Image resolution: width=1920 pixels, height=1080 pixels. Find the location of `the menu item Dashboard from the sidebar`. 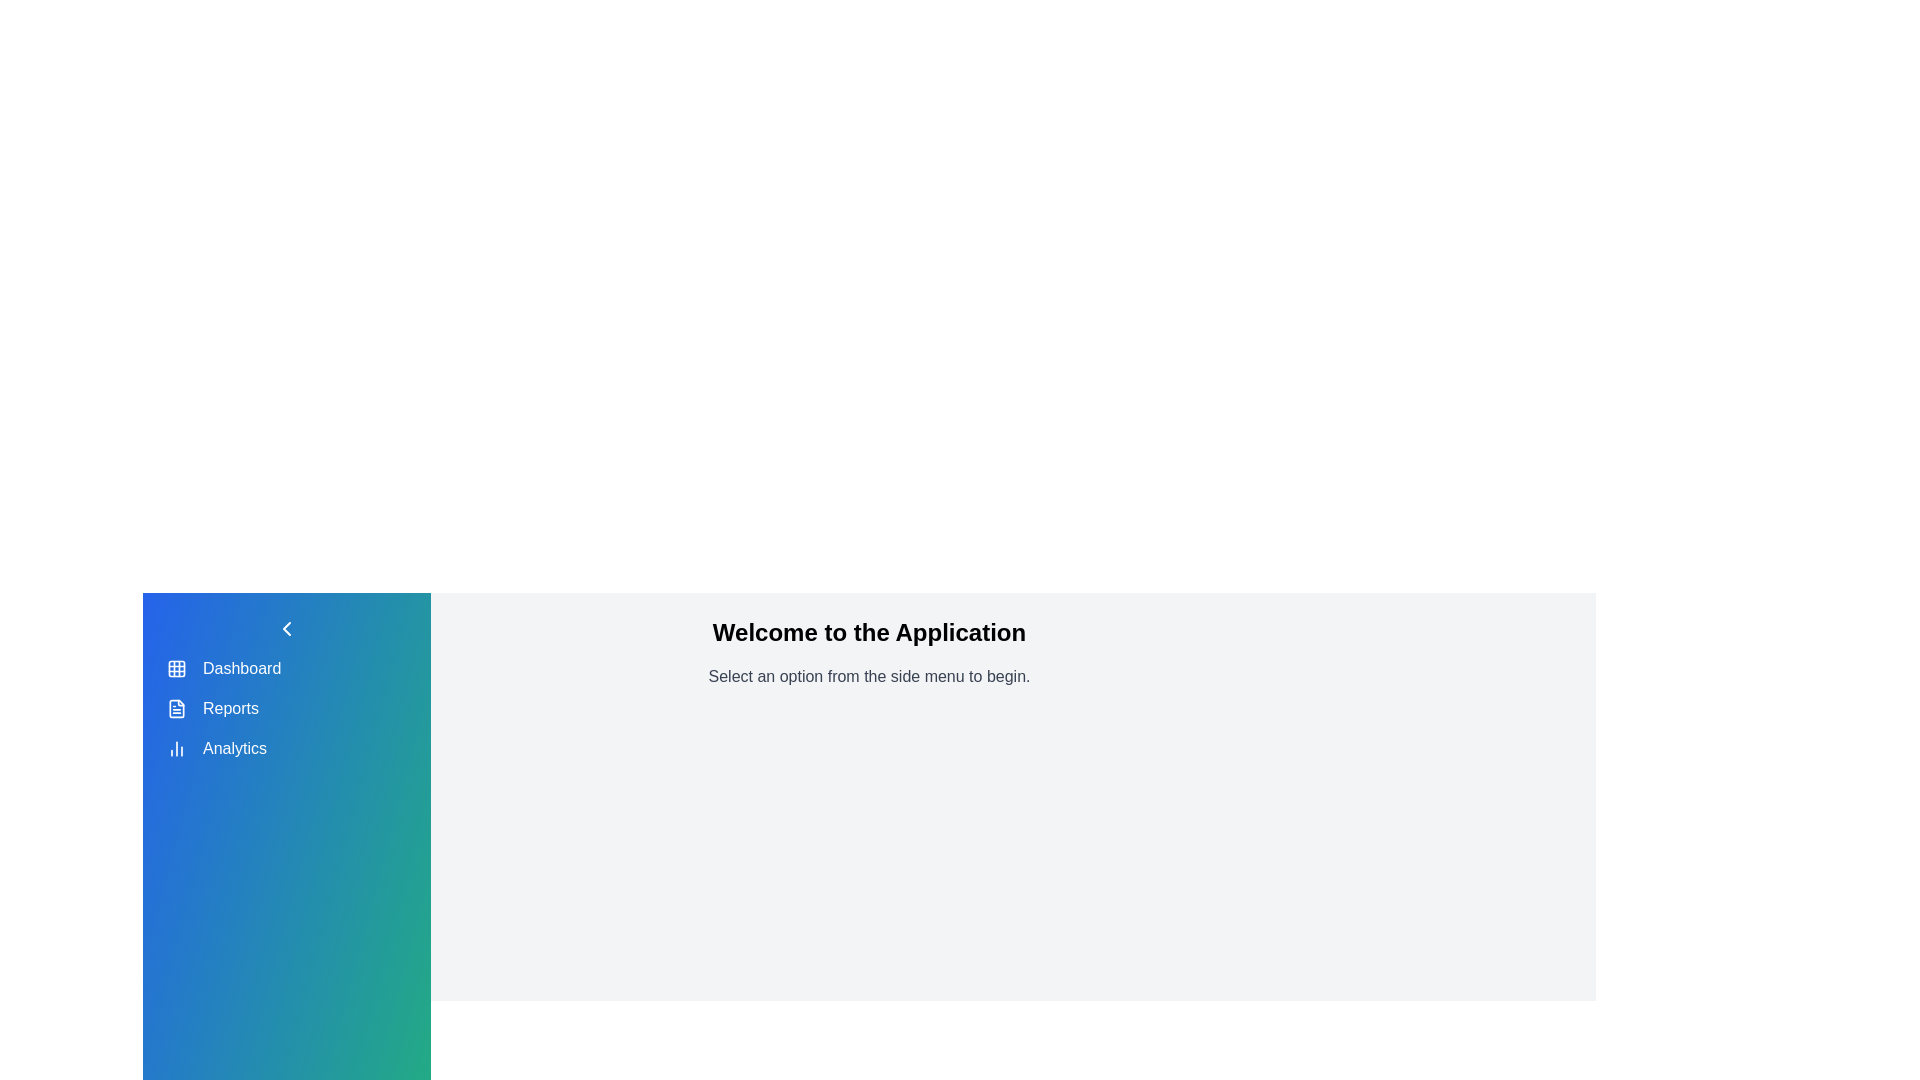

the menu item Dashboard from the sidebar is located at coordinates (286, 668).